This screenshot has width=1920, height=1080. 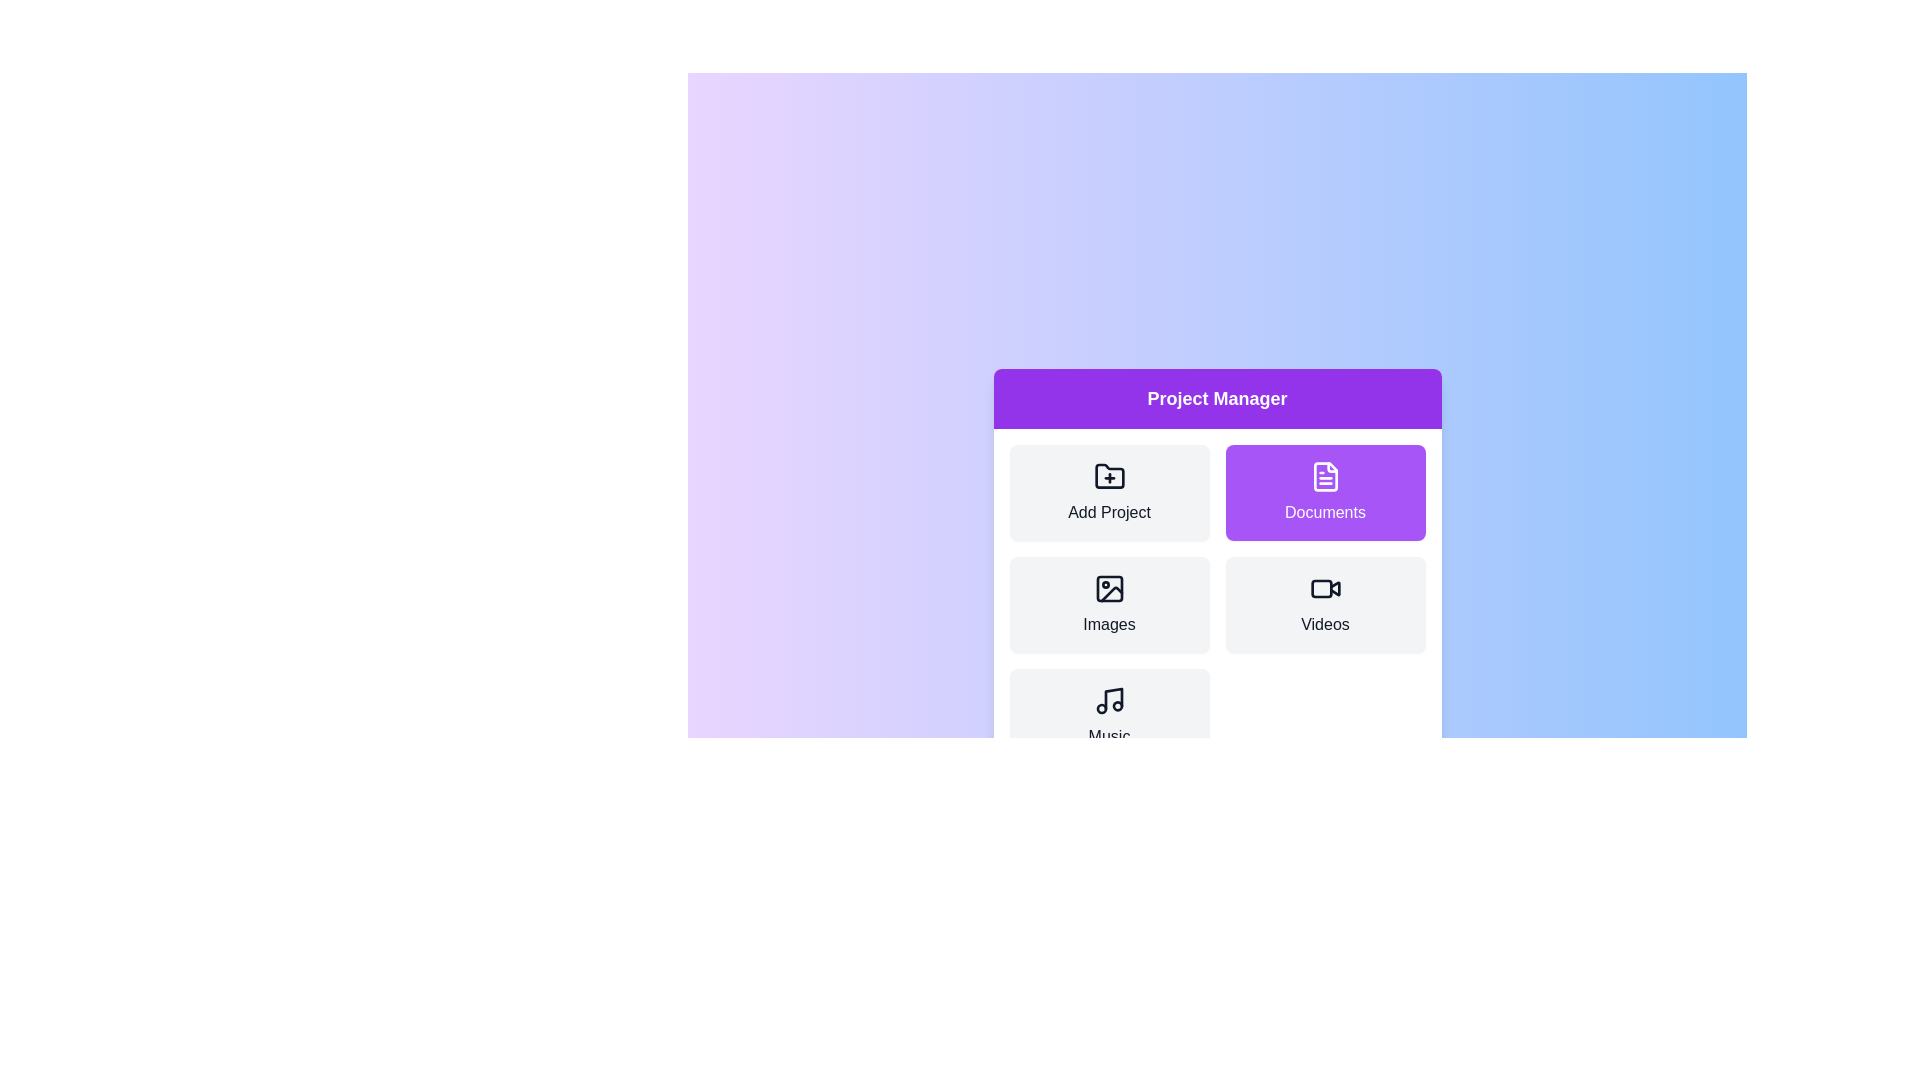 I want to click on the category labeled Add Project to select it, so click(x=1108, y=493).